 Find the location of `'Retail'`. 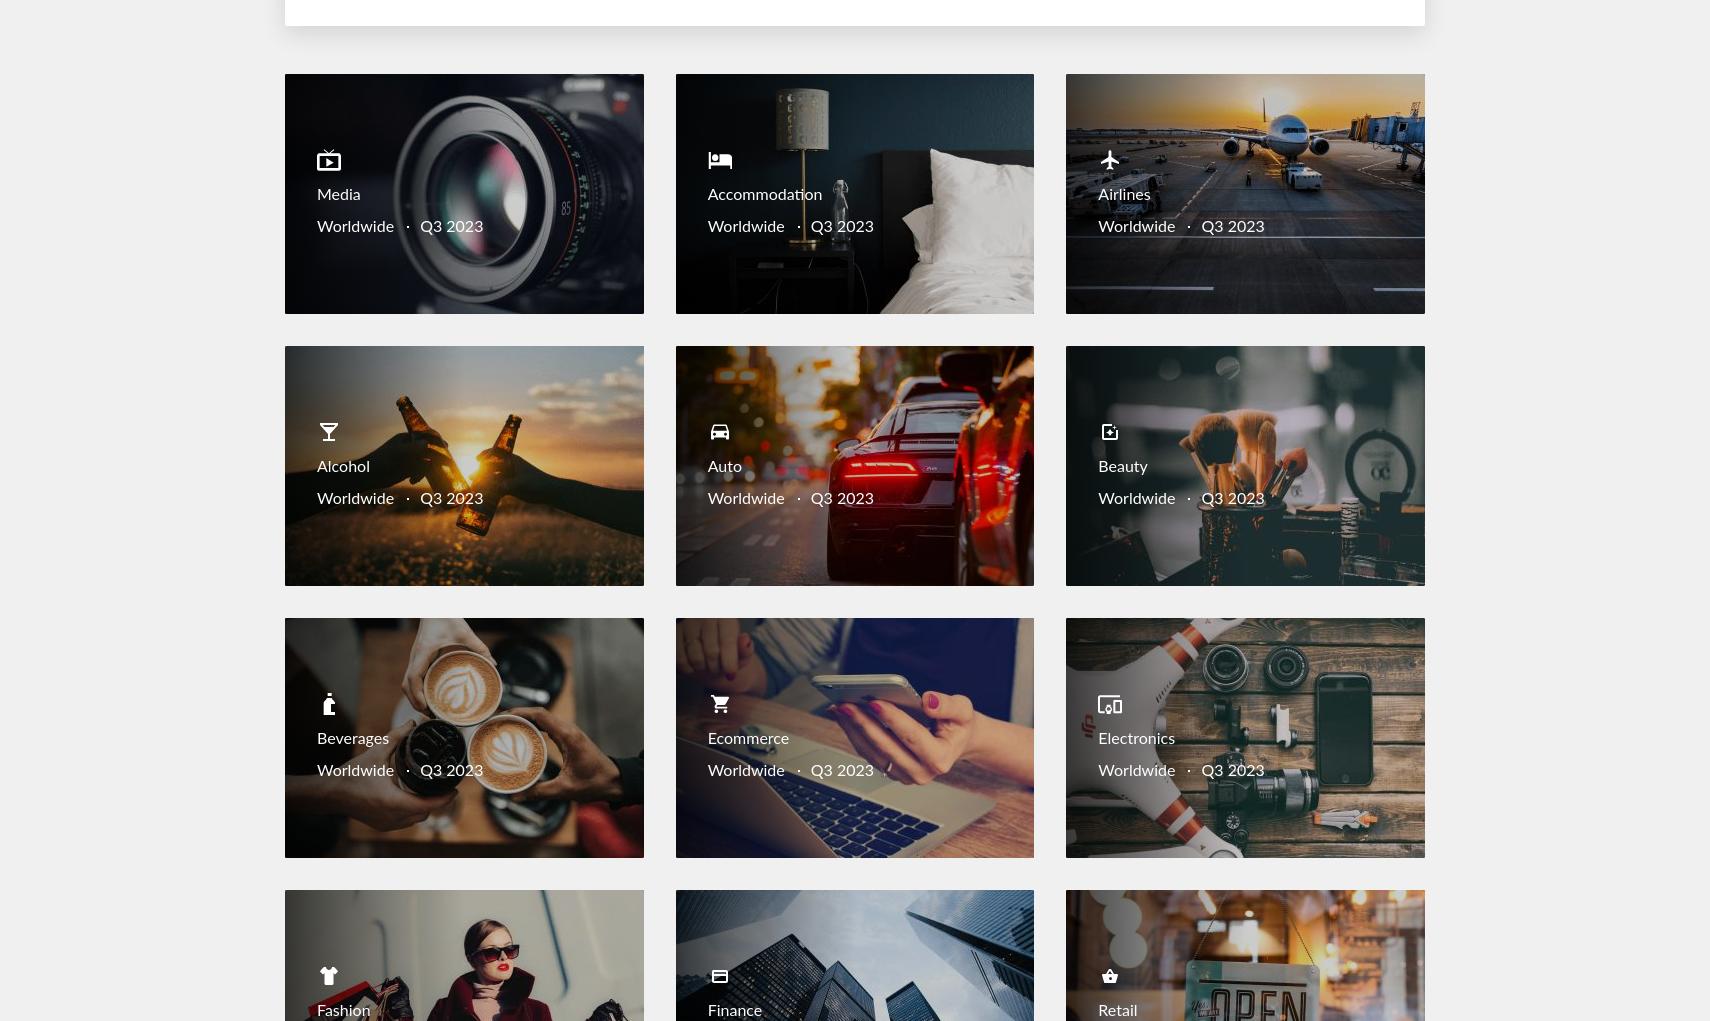

'Retail' is located at coordinates (1116, 1010).